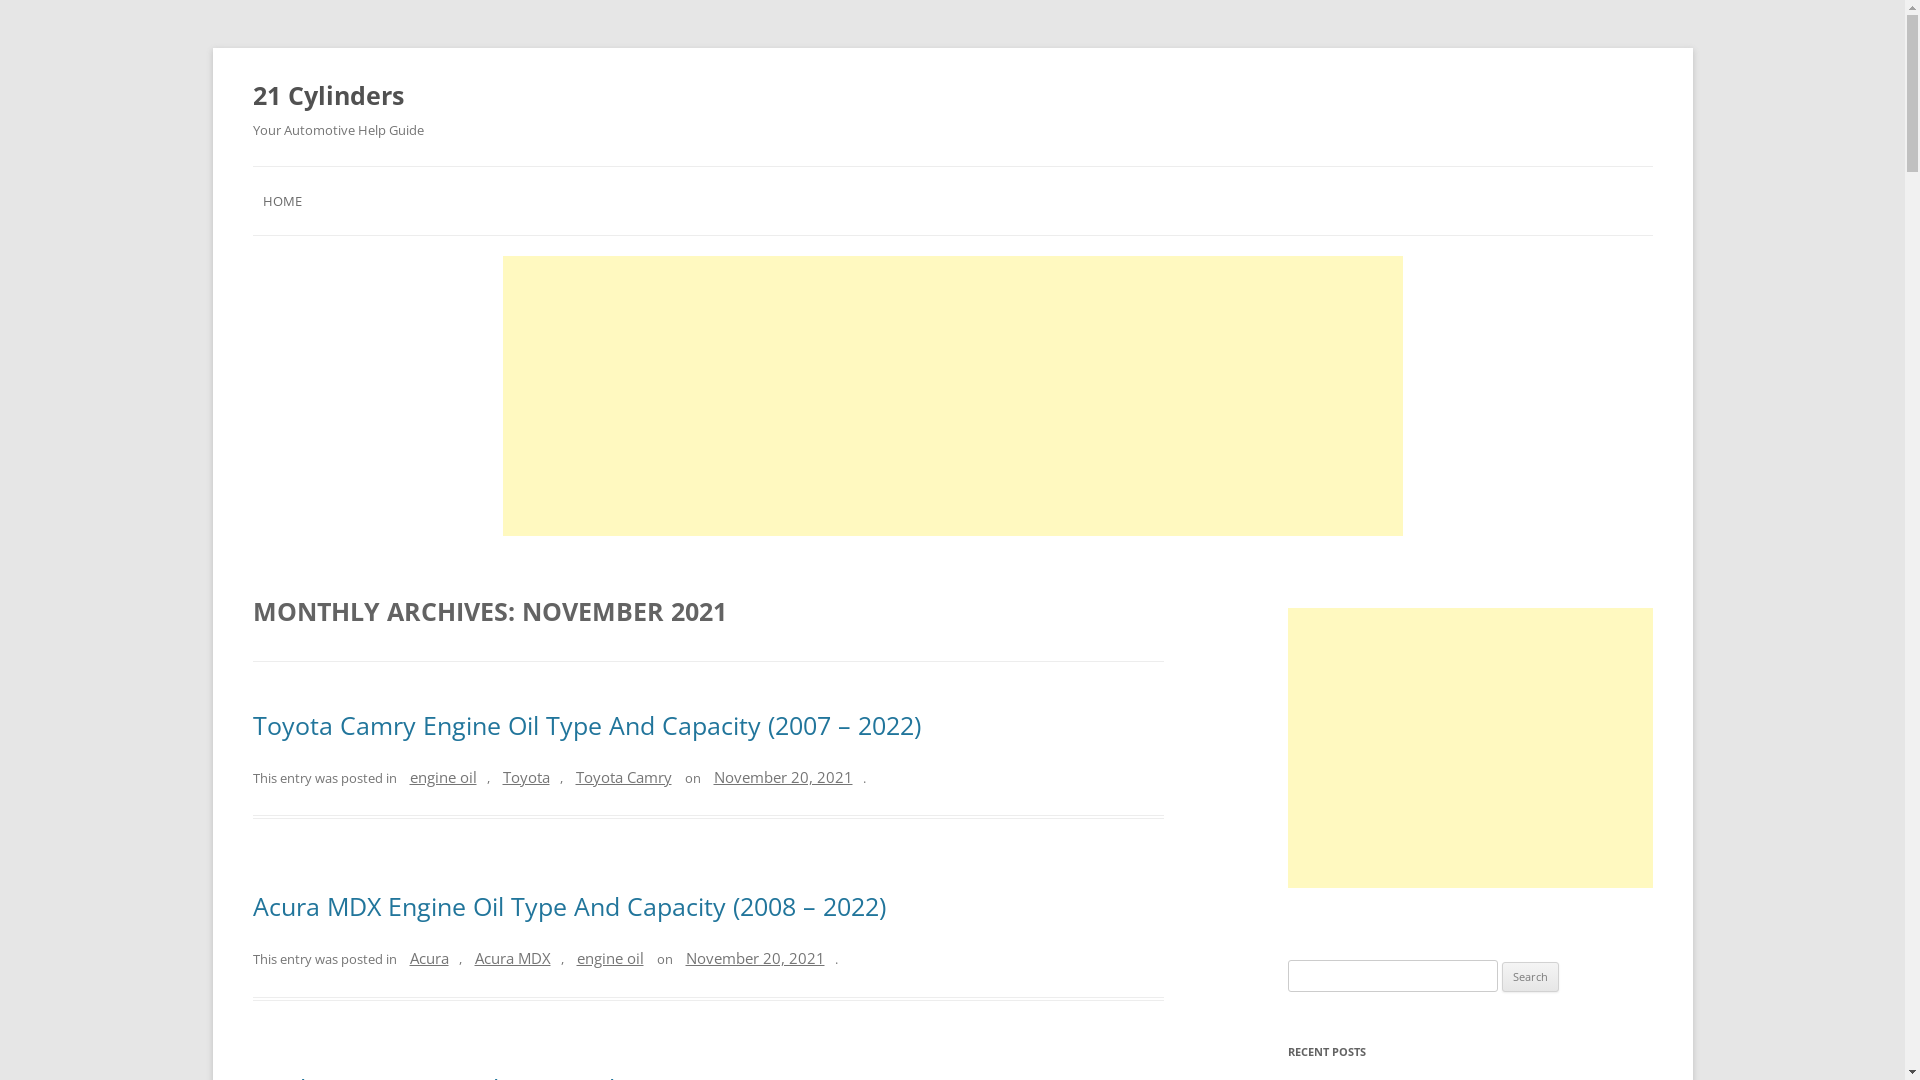 The width and height of the screenshot is (1920, 1080). Describe the element at coordinates (280, 200) in the screenshot. I see `'HOME'` at that location.